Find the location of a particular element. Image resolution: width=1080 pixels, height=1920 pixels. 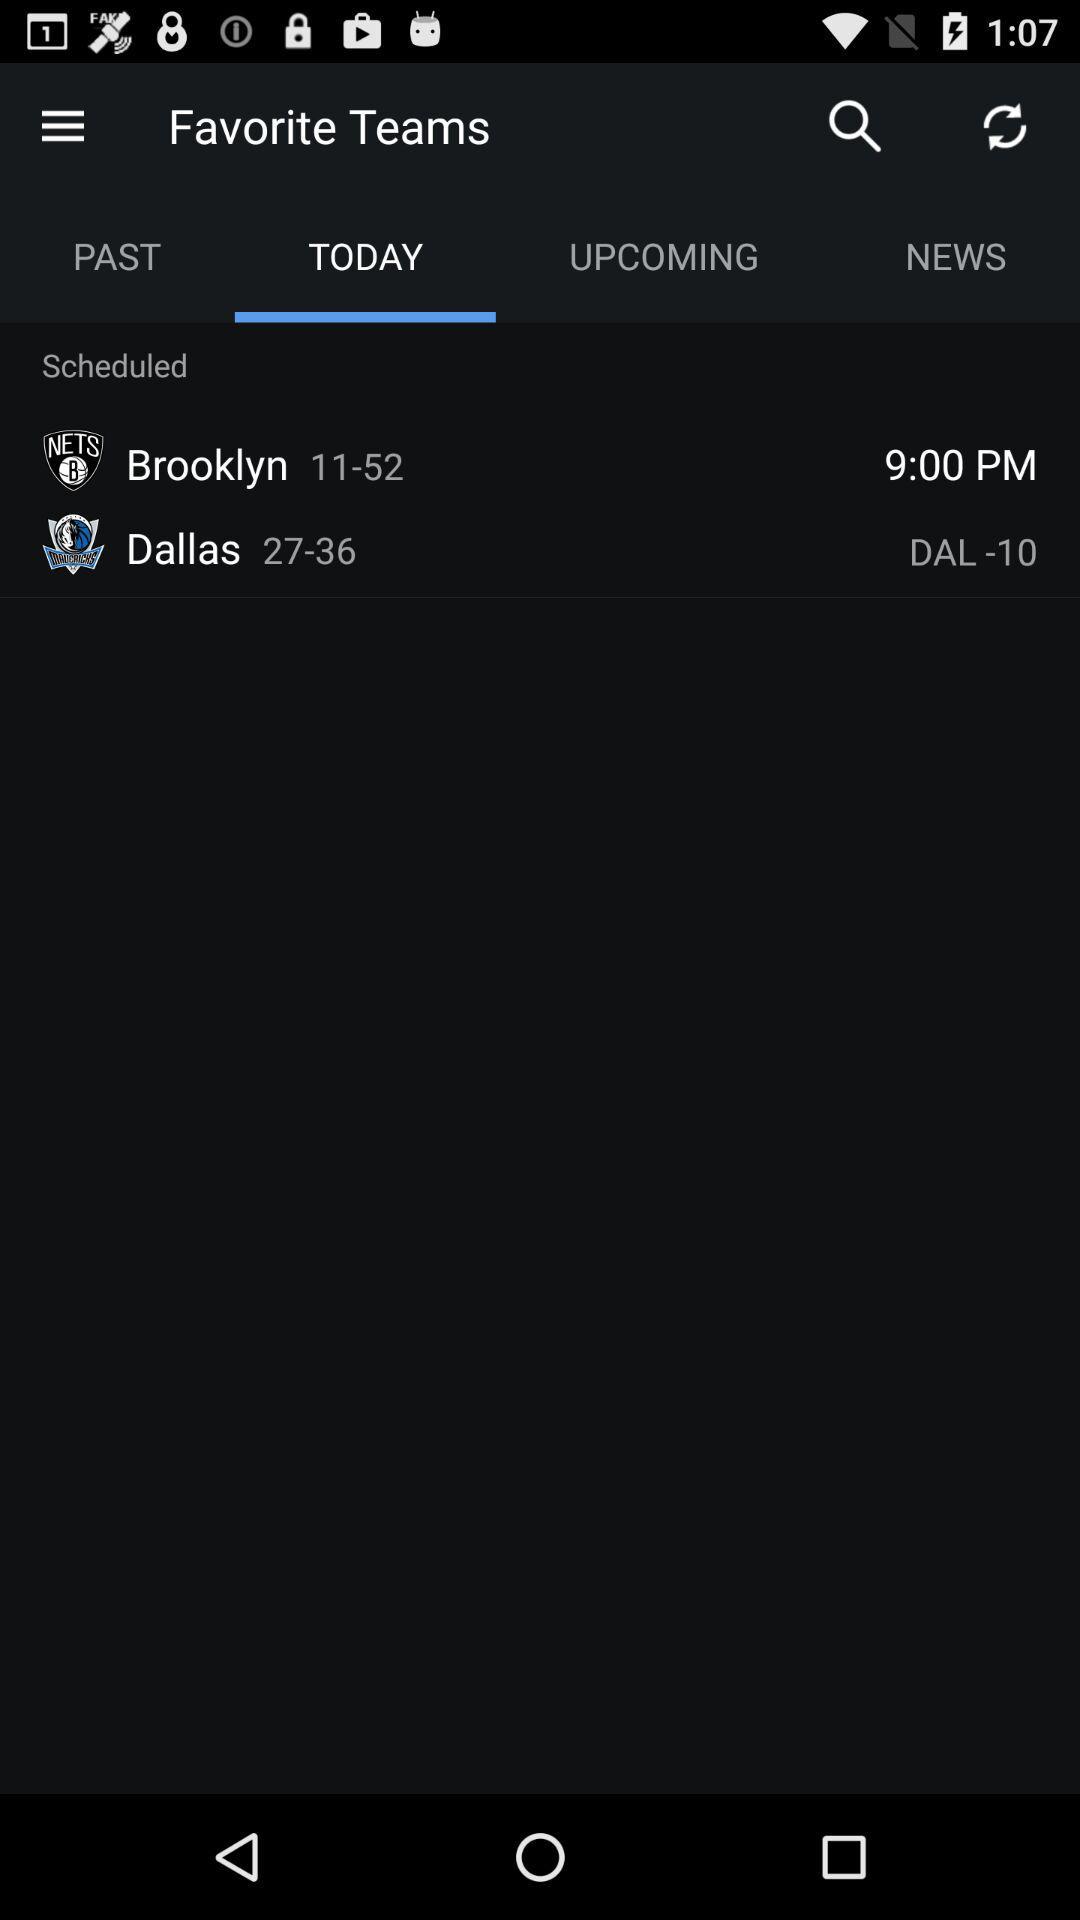

the app next to the news is located at coordinates (663, 254).